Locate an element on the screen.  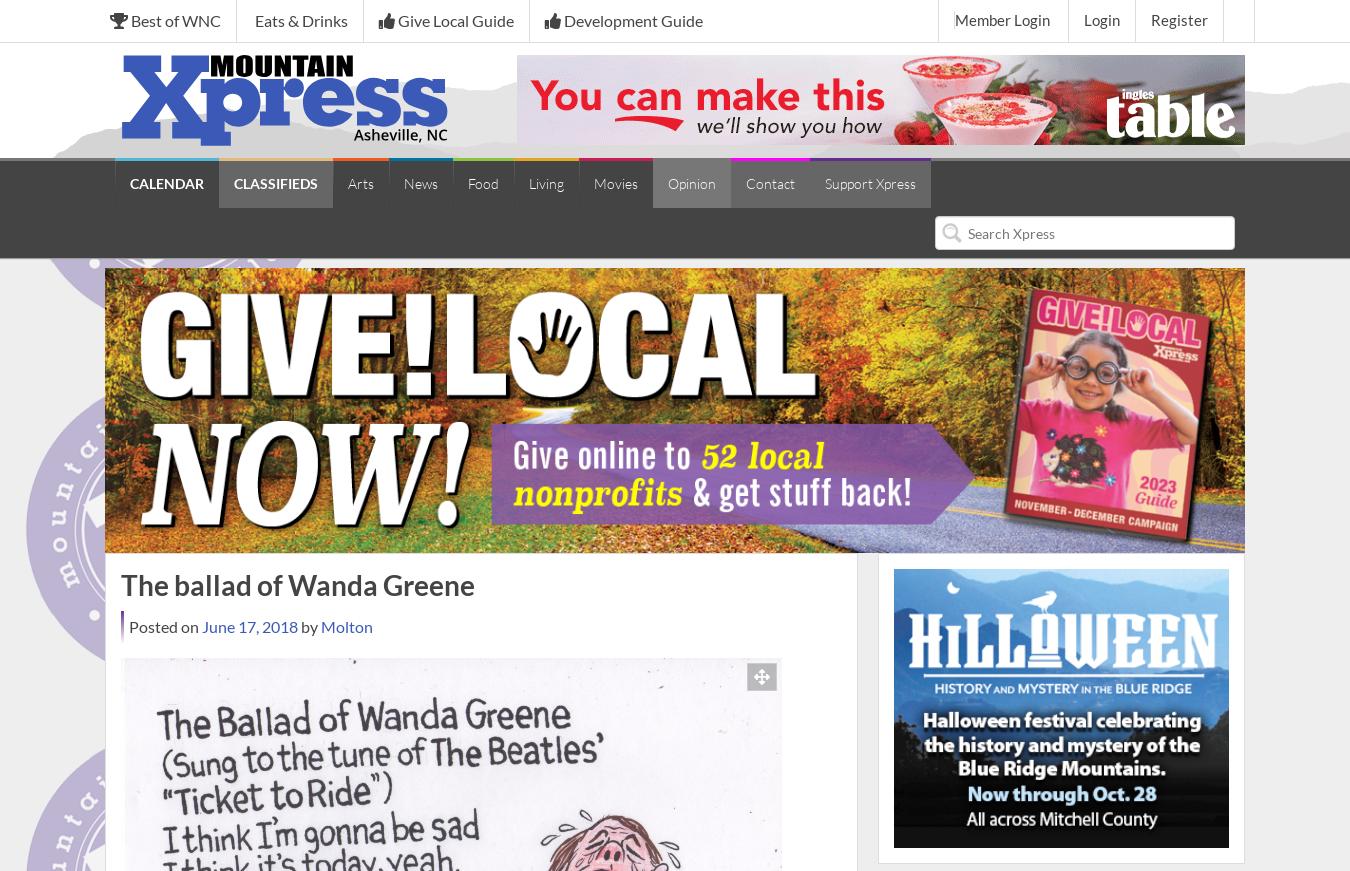
'Development Guide' is located at coordinates (631, 19).